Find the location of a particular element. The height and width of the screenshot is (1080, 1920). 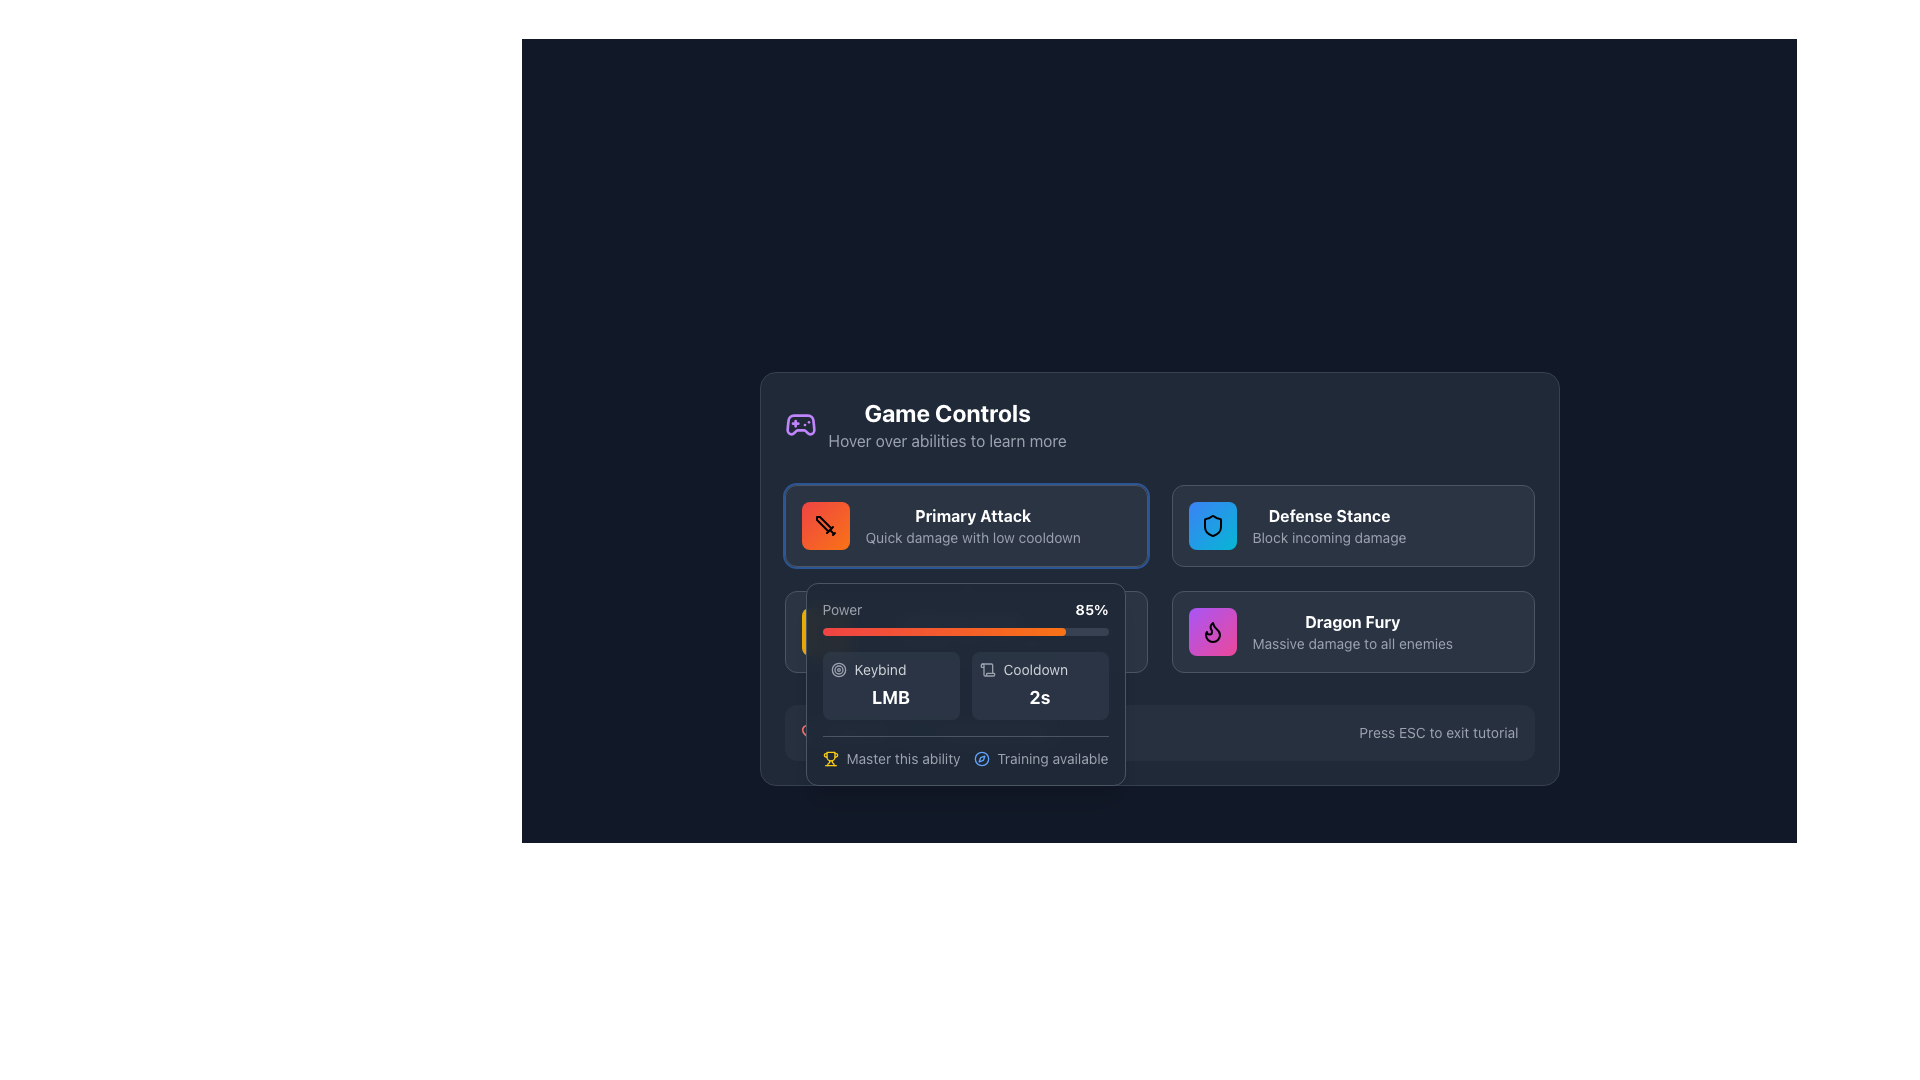

descriptions in the text block titled 'Game Controls' which features a subtitle 'Hover over abilities to learn more' is located at coordinates (946, 423).